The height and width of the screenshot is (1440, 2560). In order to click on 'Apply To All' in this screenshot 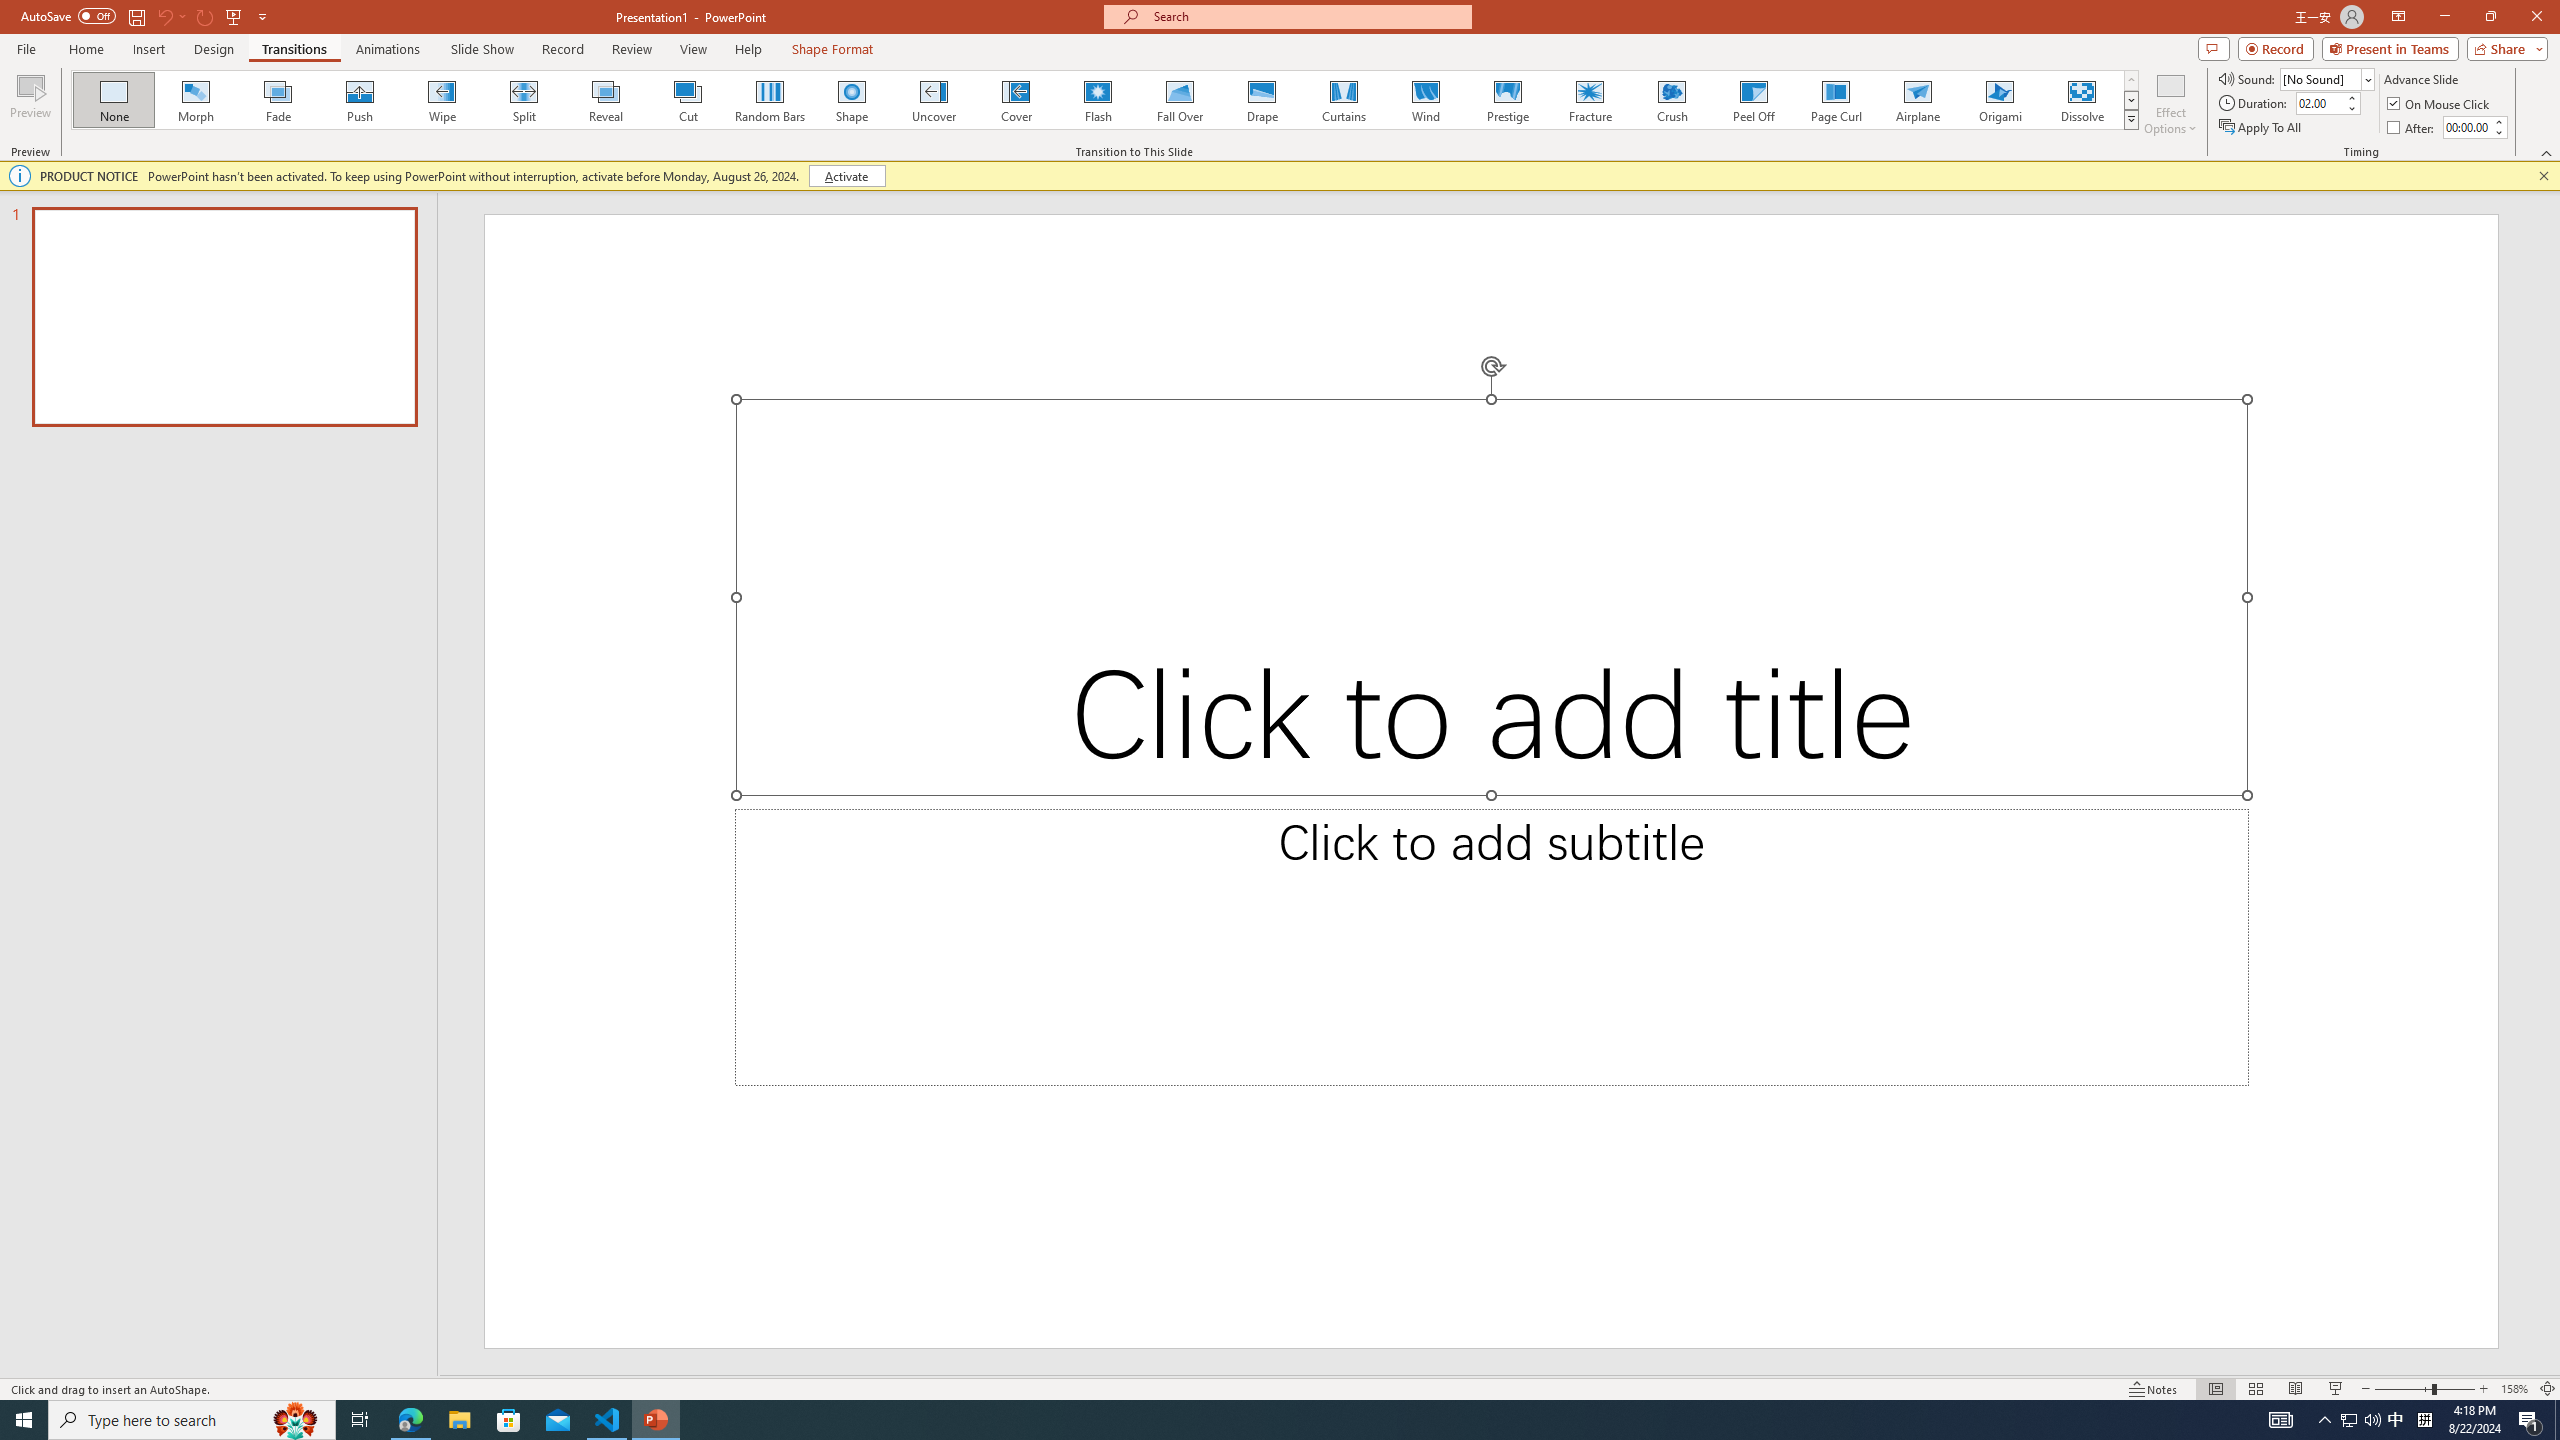, I will do `click(2262, 127)`.